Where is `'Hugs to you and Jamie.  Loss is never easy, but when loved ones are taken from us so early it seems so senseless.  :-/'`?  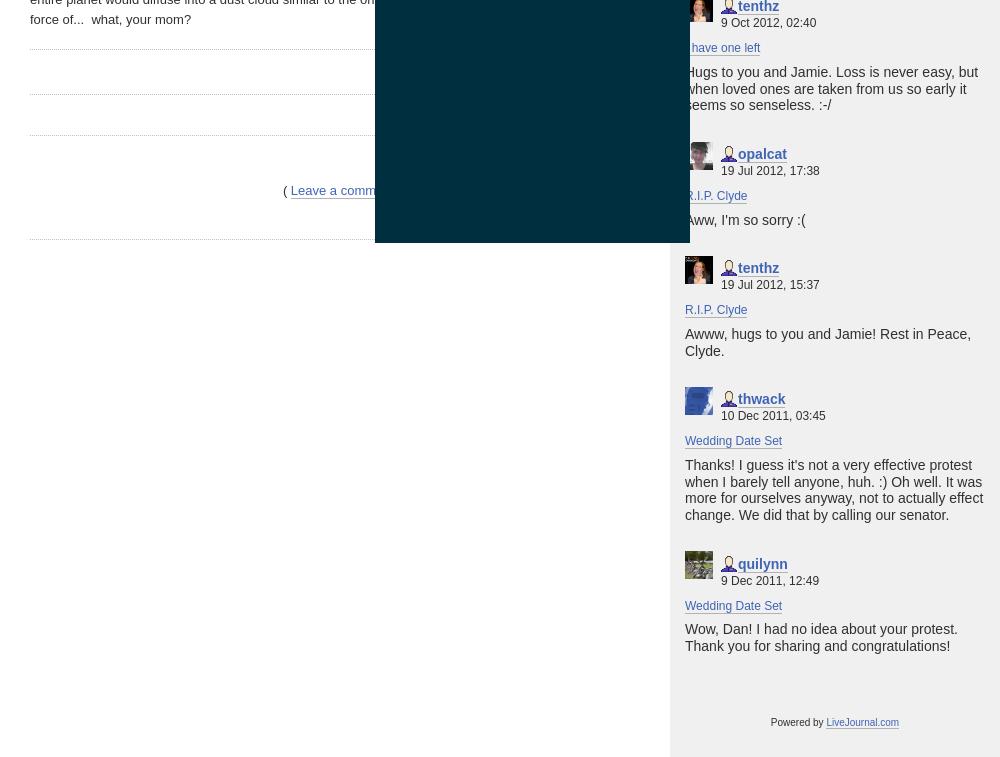 'Hugs to you and Jamie.  Loss is never easy, but when loved ones are taken from us so early it seems so senseless.  :-/' is located at coordinates (830, 86).